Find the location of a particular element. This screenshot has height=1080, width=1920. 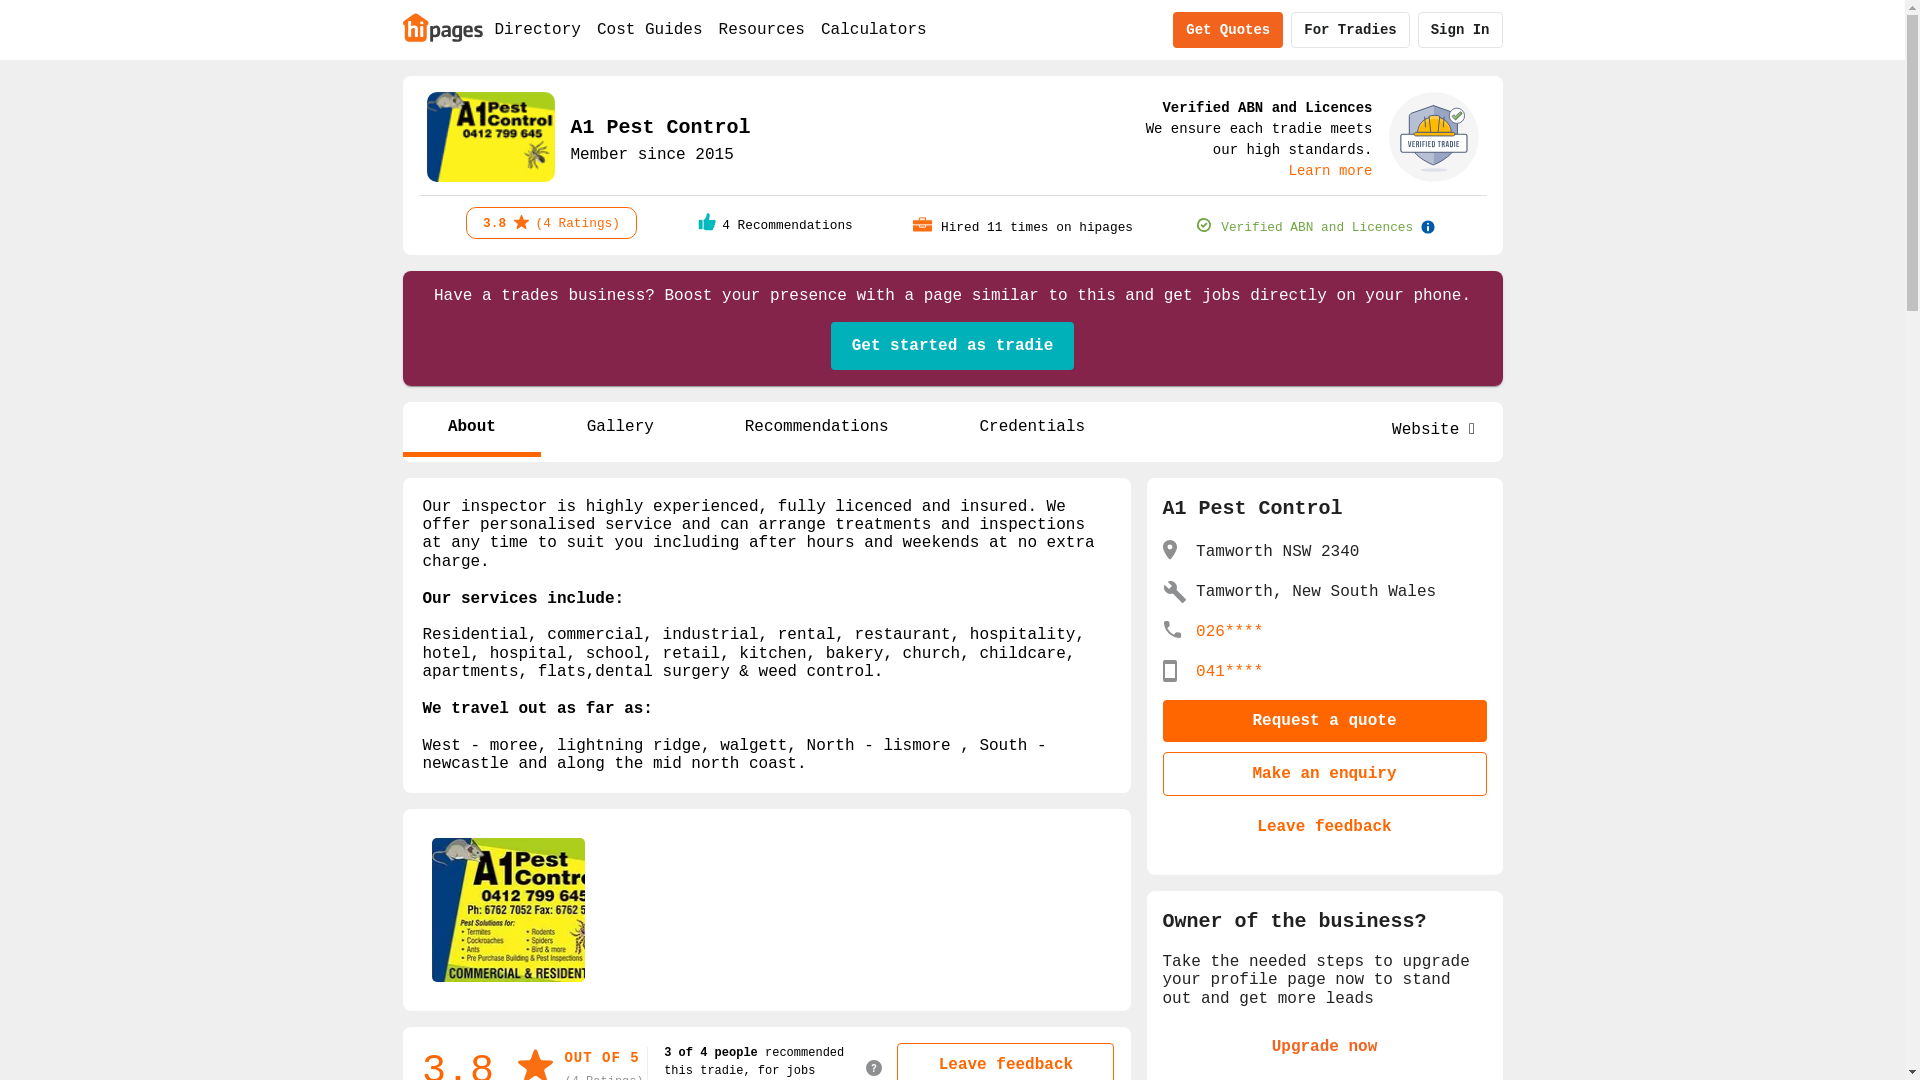

'About' is located at coordinates (470, 428).